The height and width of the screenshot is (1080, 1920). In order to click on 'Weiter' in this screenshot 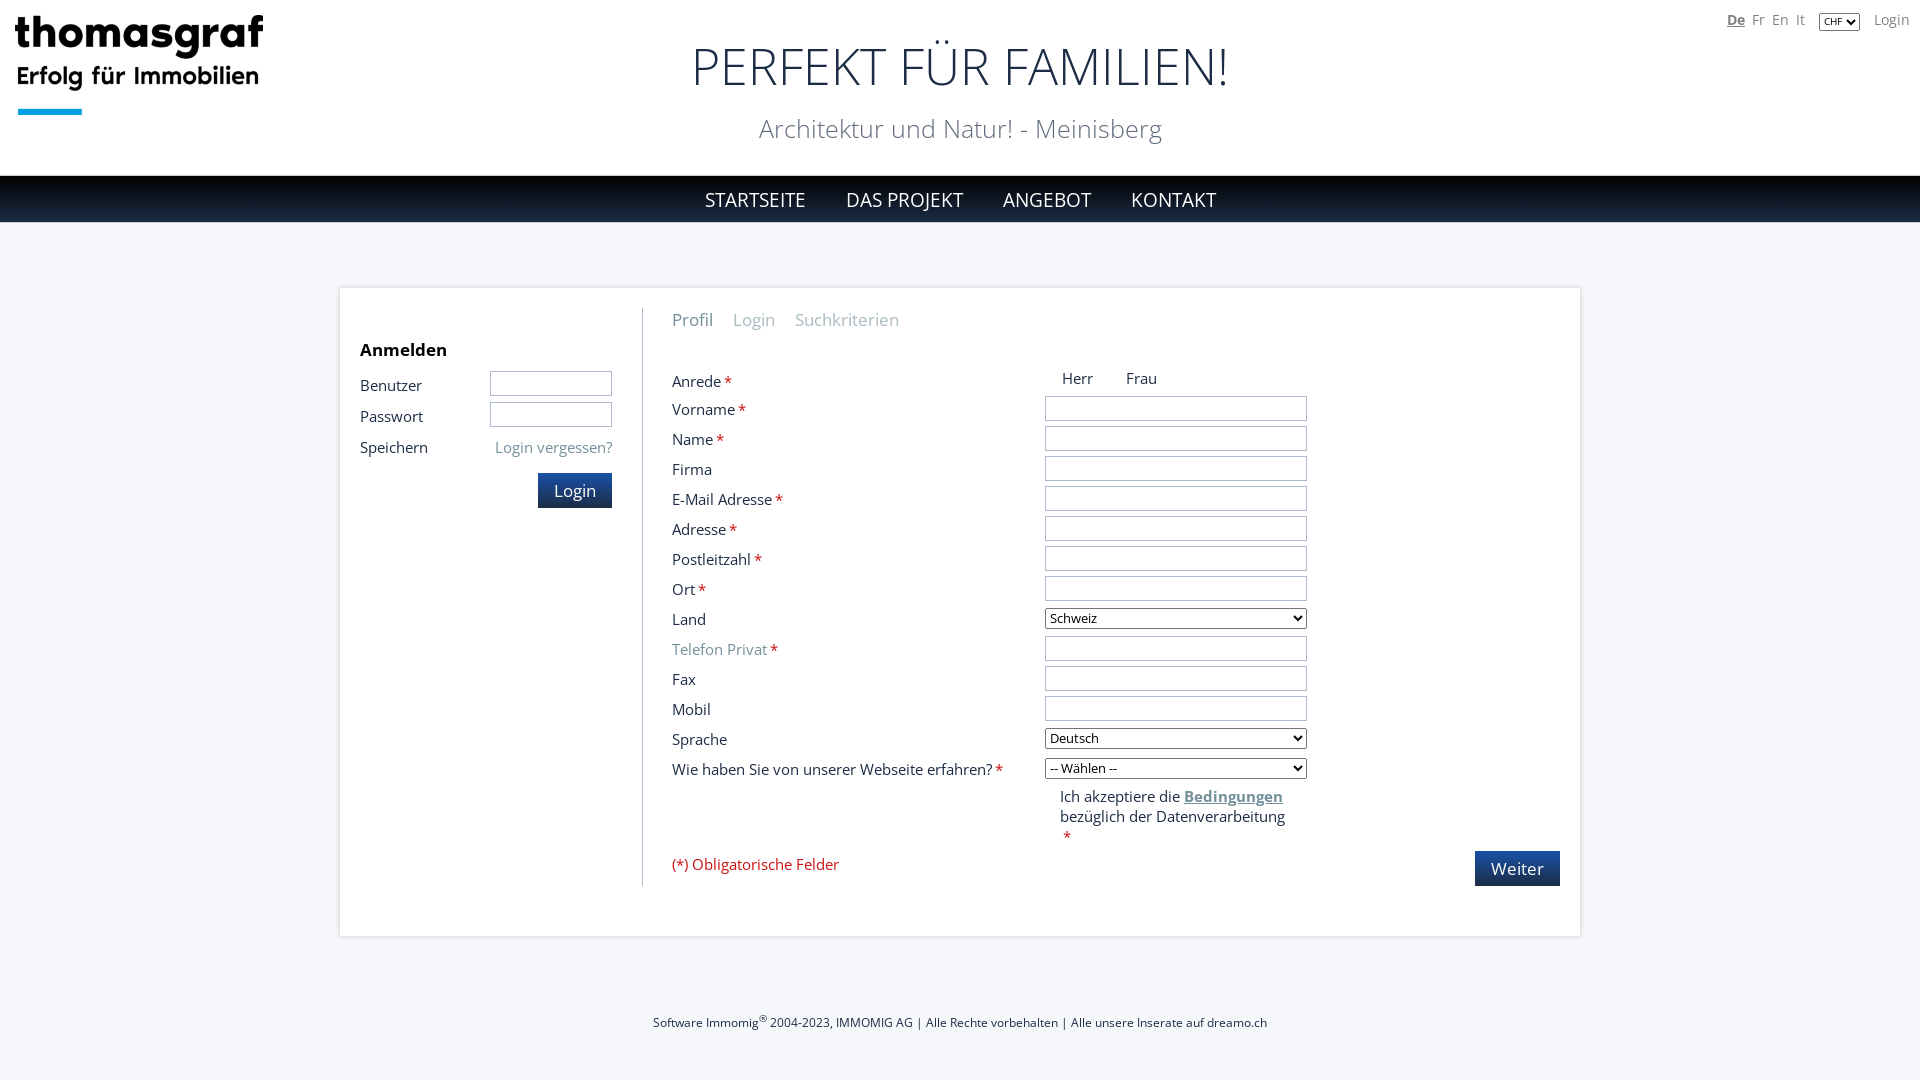, I will do `click(1517, 867)`.